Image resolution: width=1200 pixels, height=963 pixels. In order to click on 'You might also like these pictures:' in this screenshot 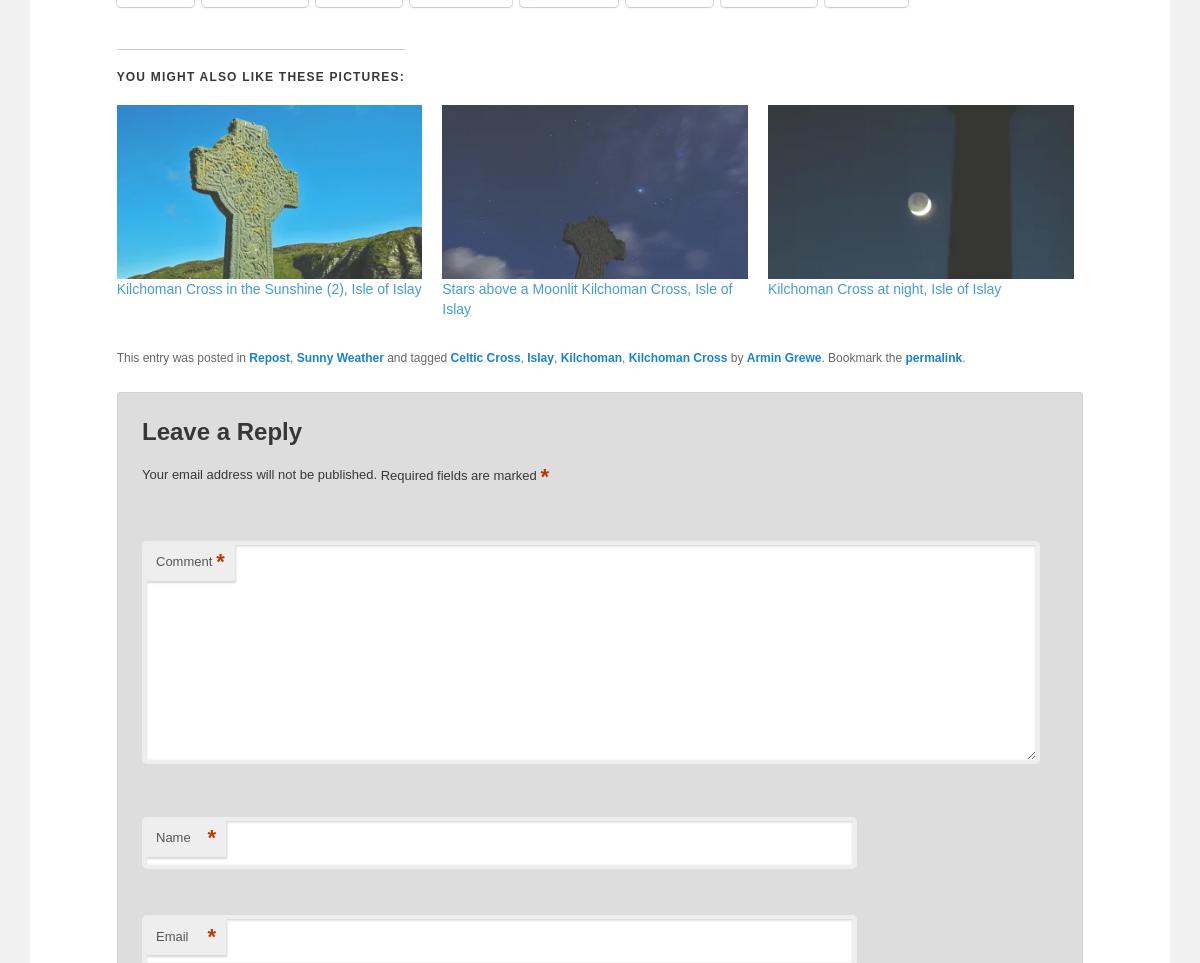, I will do `click(259, 75)`.